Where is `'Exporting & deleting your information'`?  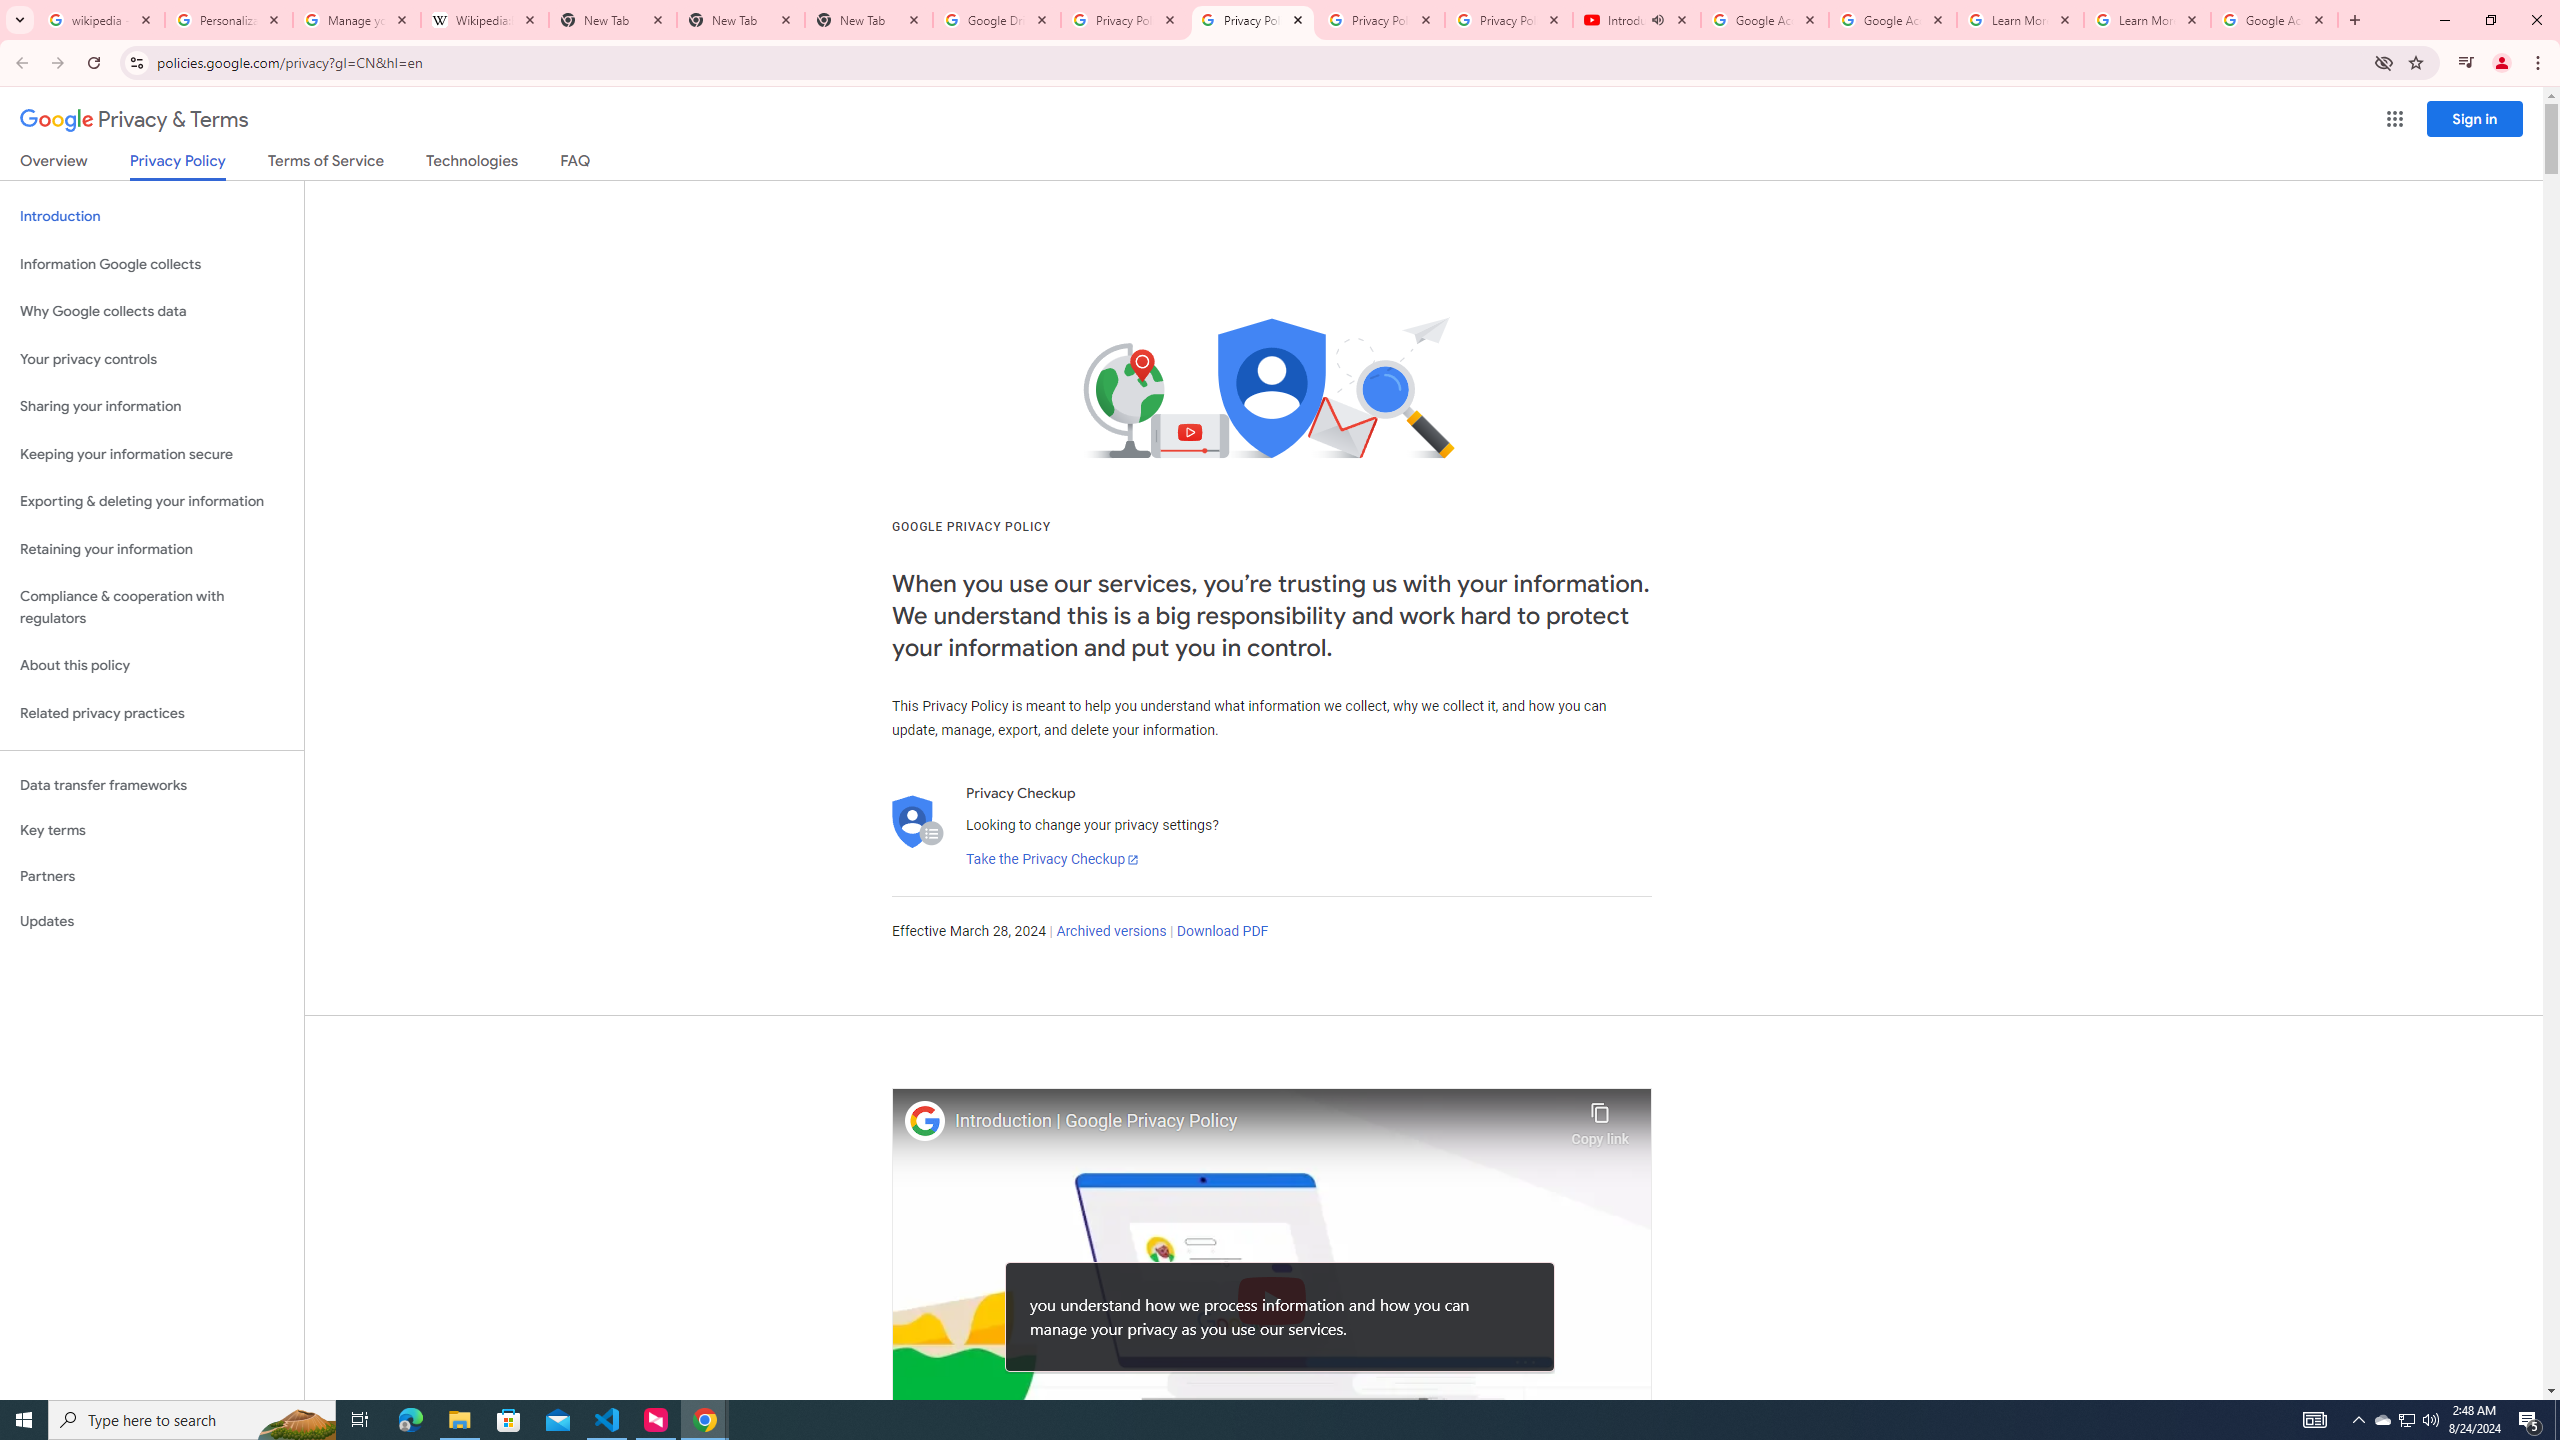 'Exporting & deleting your information' is located at coordinates (151, 501).